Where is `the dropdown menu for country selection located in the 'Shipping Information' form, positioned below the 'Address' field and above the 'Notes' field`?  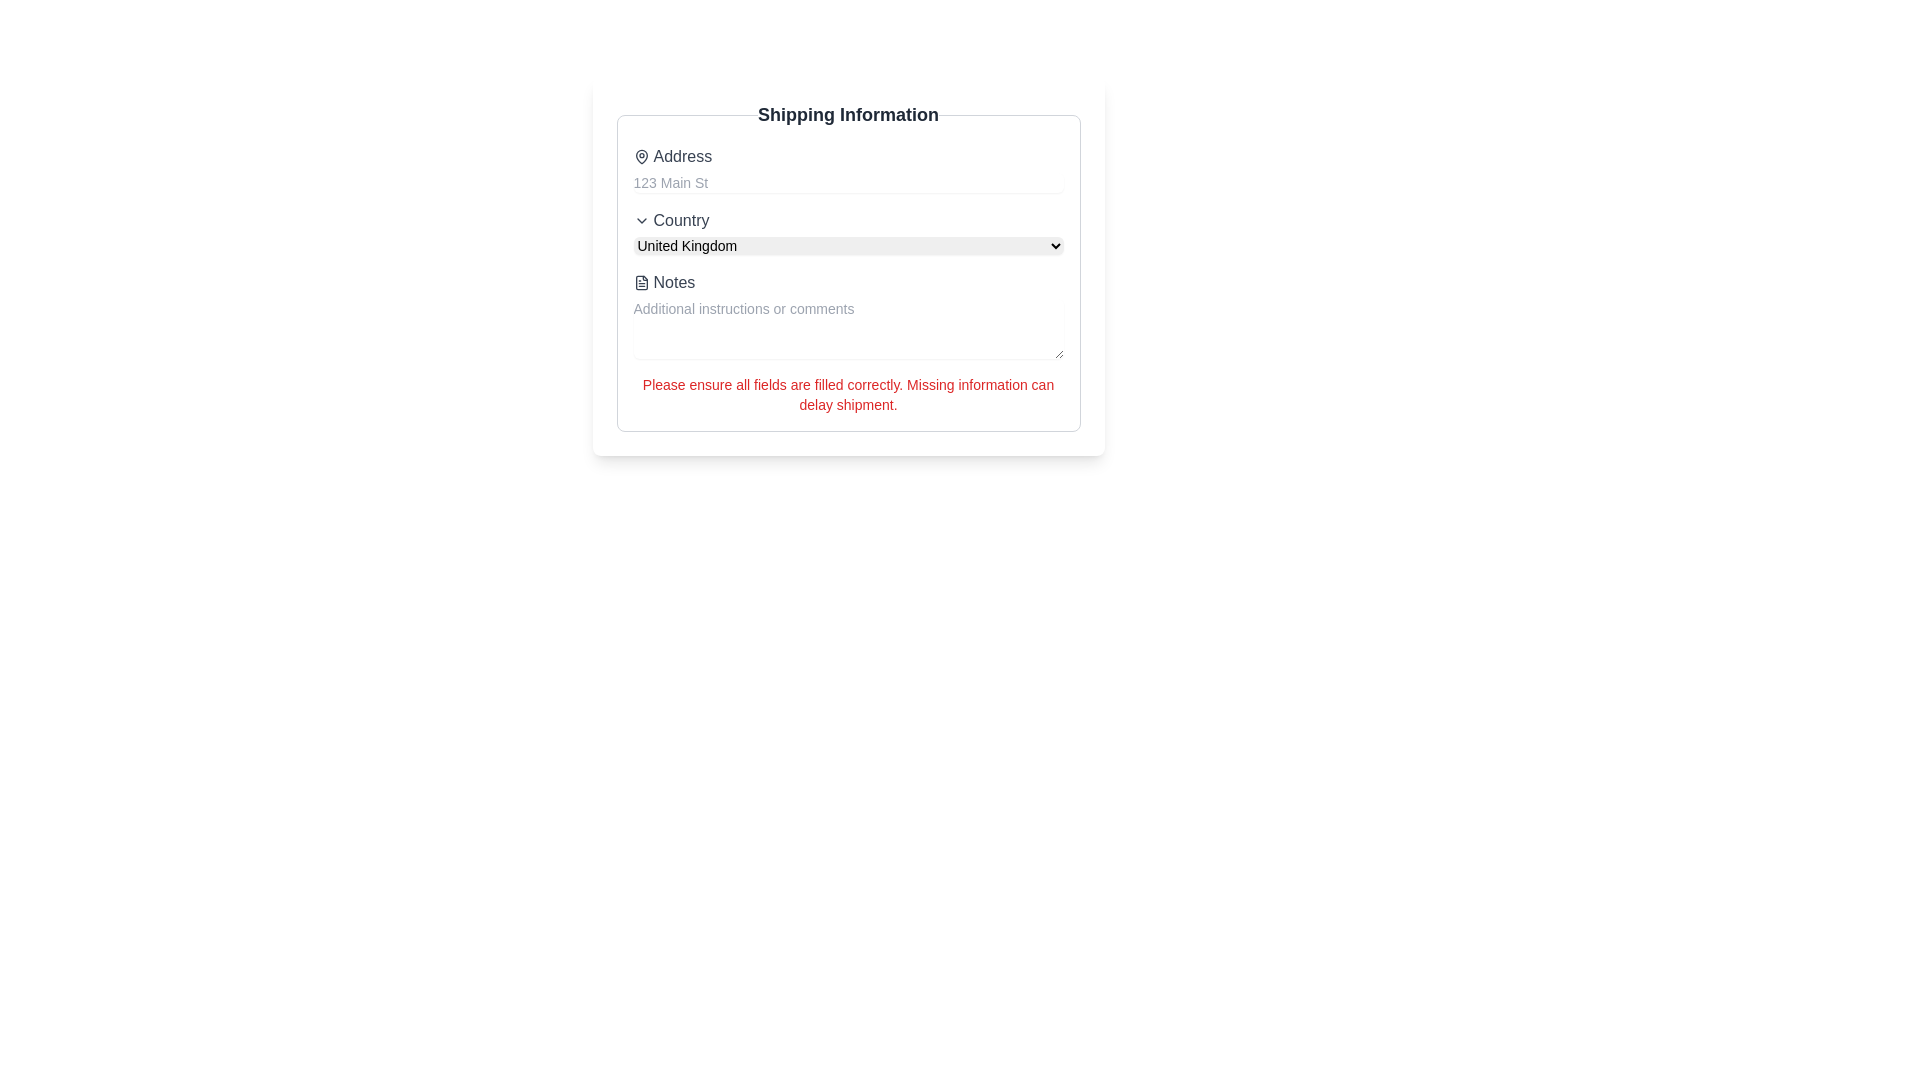
the dropdown menu for country selection located in the 'Shipping Information' form, positioned below the 'Address' field and above the 'Notes' field is located at coordinates (848, 230).